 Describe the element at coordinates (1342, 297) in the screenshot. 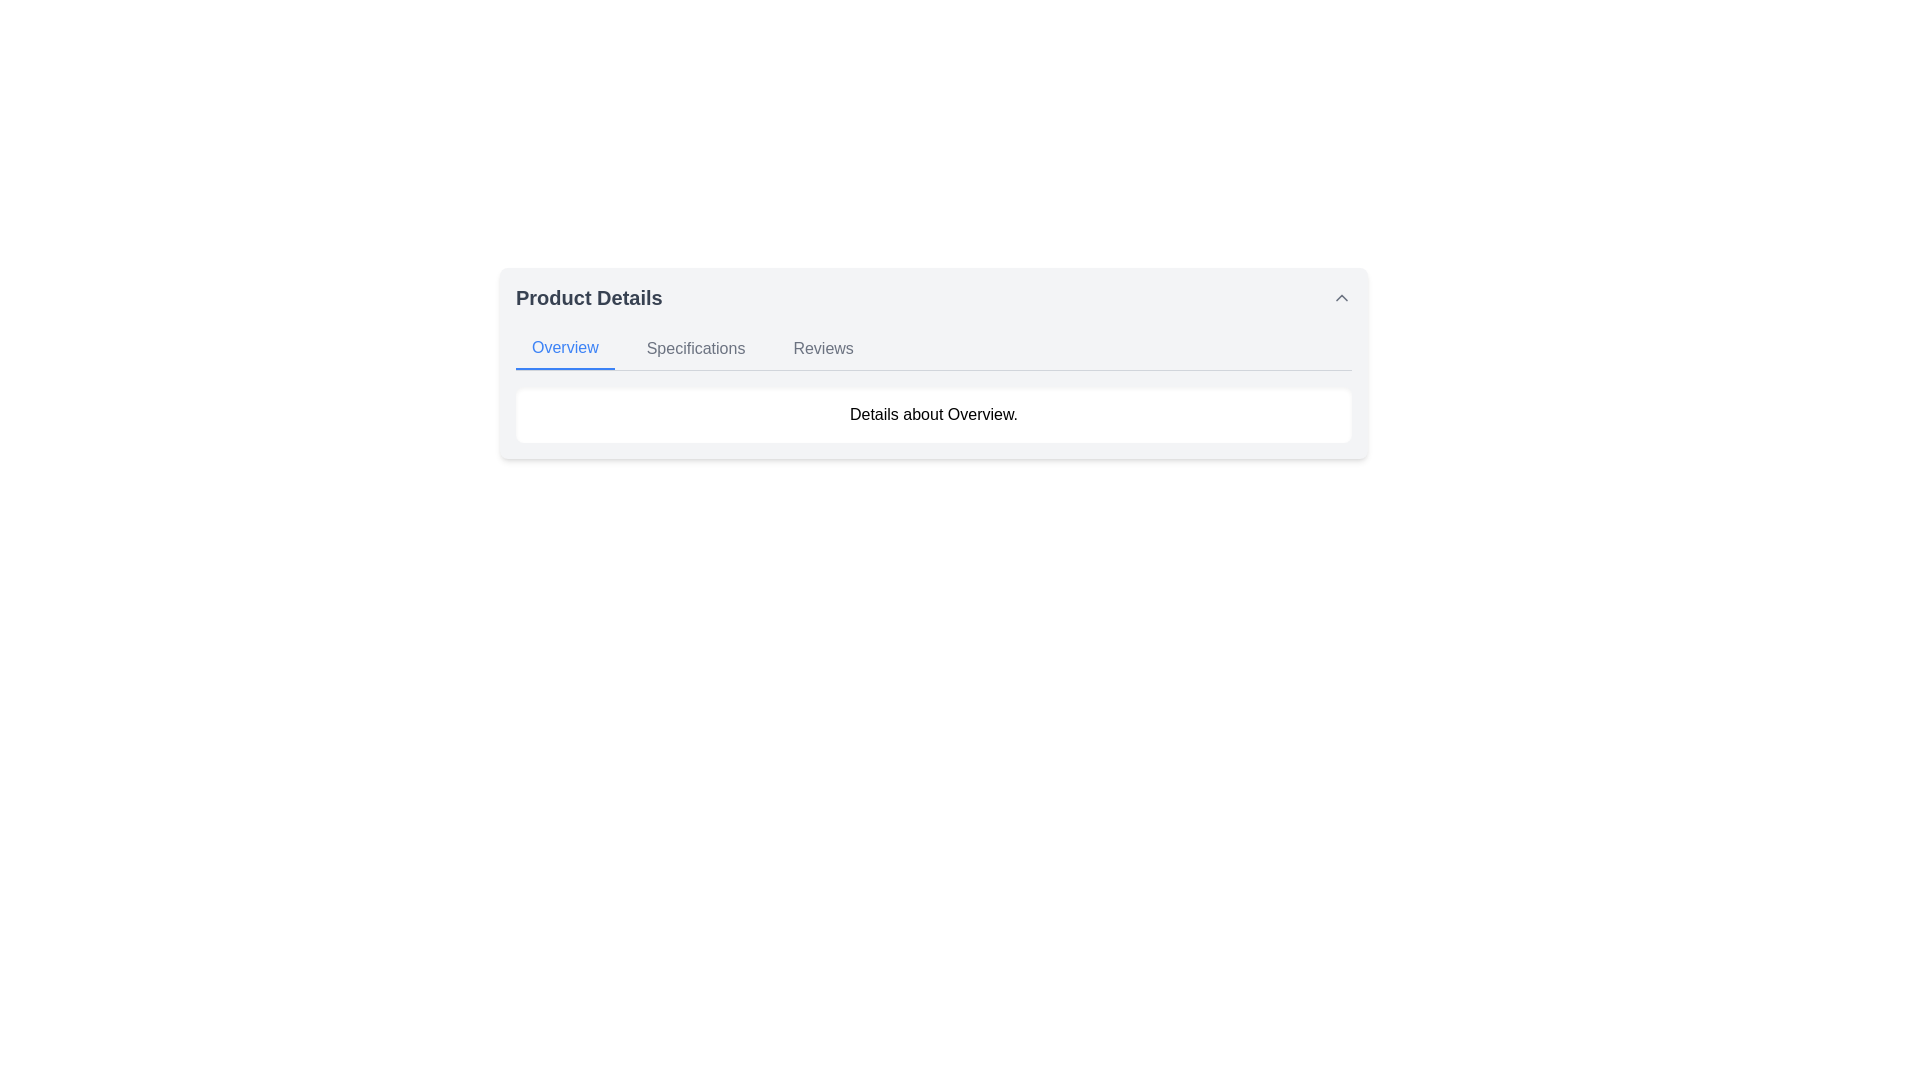

I see `the interactive icon button located at the far right of the 'Product Details' header for visual feedback` at that location.